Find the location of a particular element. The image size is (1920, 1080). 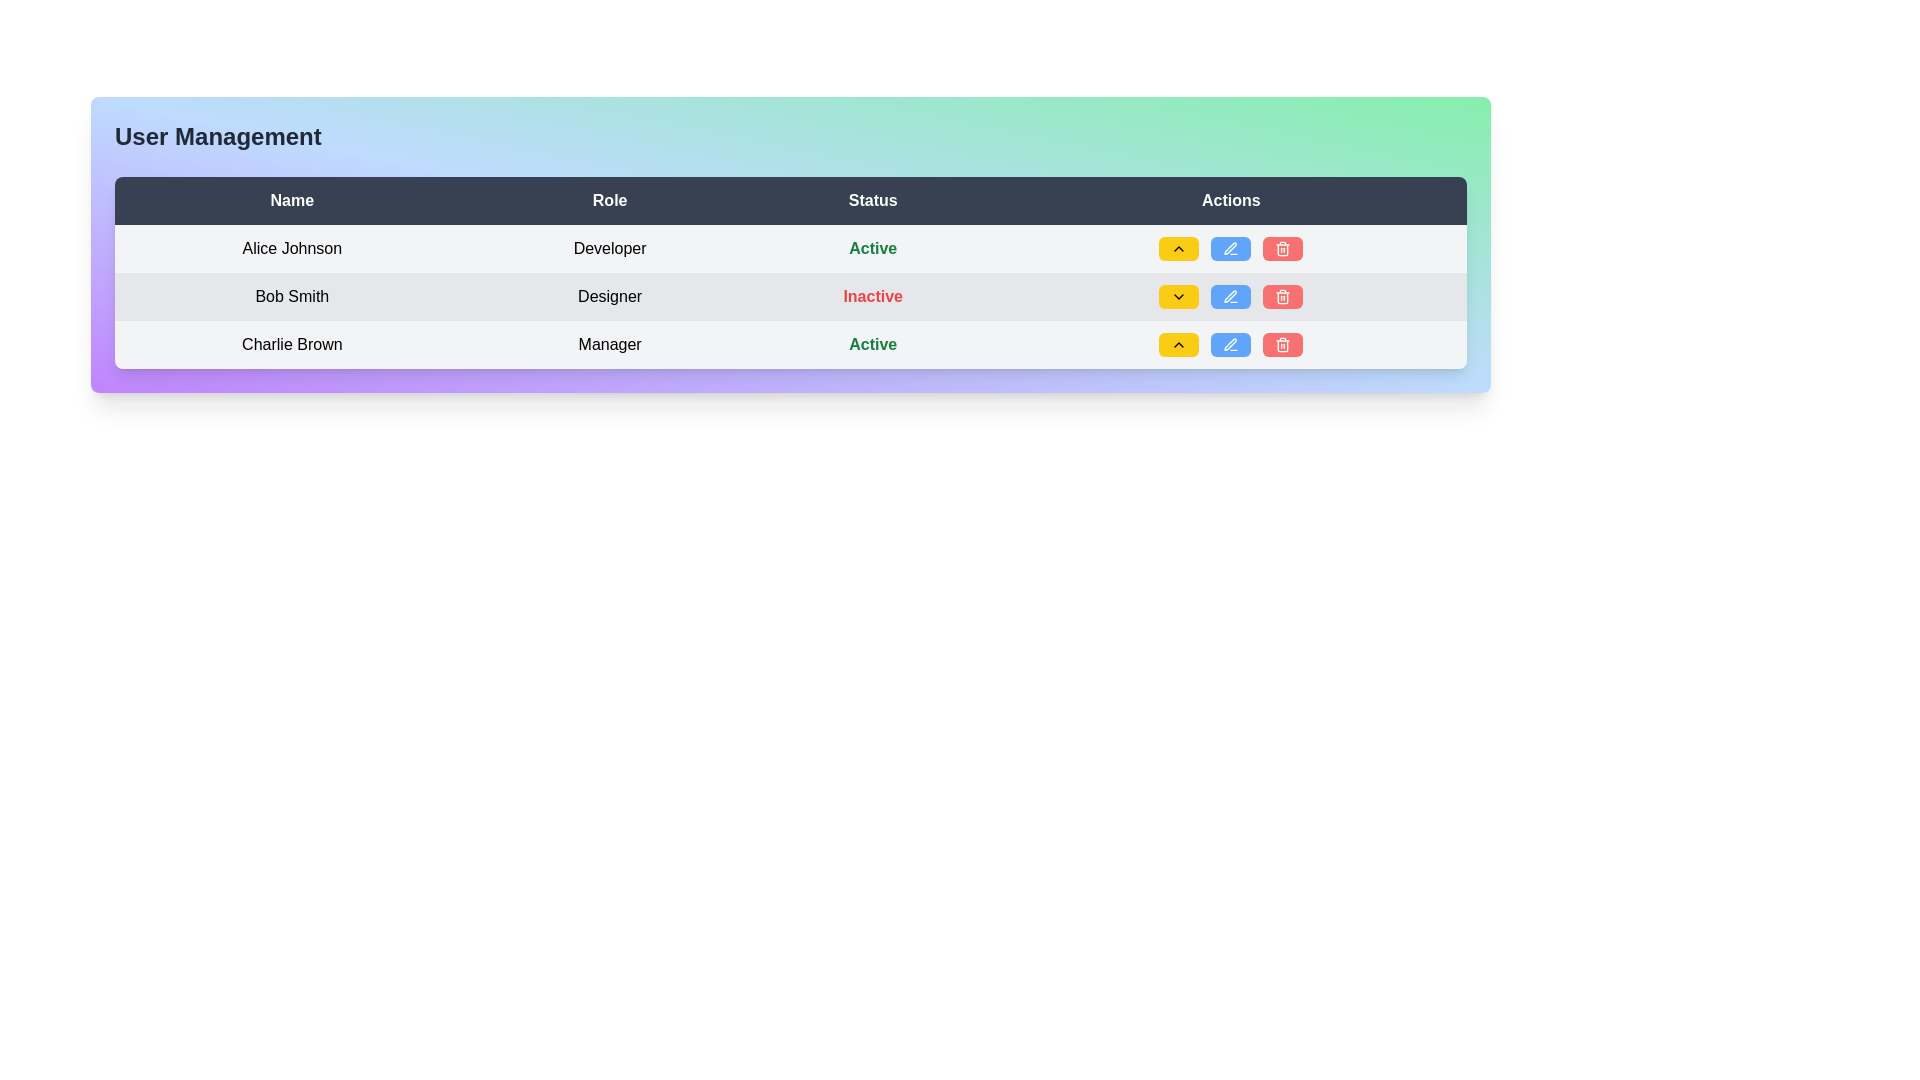

the 'Active' text label styled with a bold green font in the 'Status' column of the table, which is aligned with the 'Manager' entry in the 'Role' column is located at coordinates (873, 343).